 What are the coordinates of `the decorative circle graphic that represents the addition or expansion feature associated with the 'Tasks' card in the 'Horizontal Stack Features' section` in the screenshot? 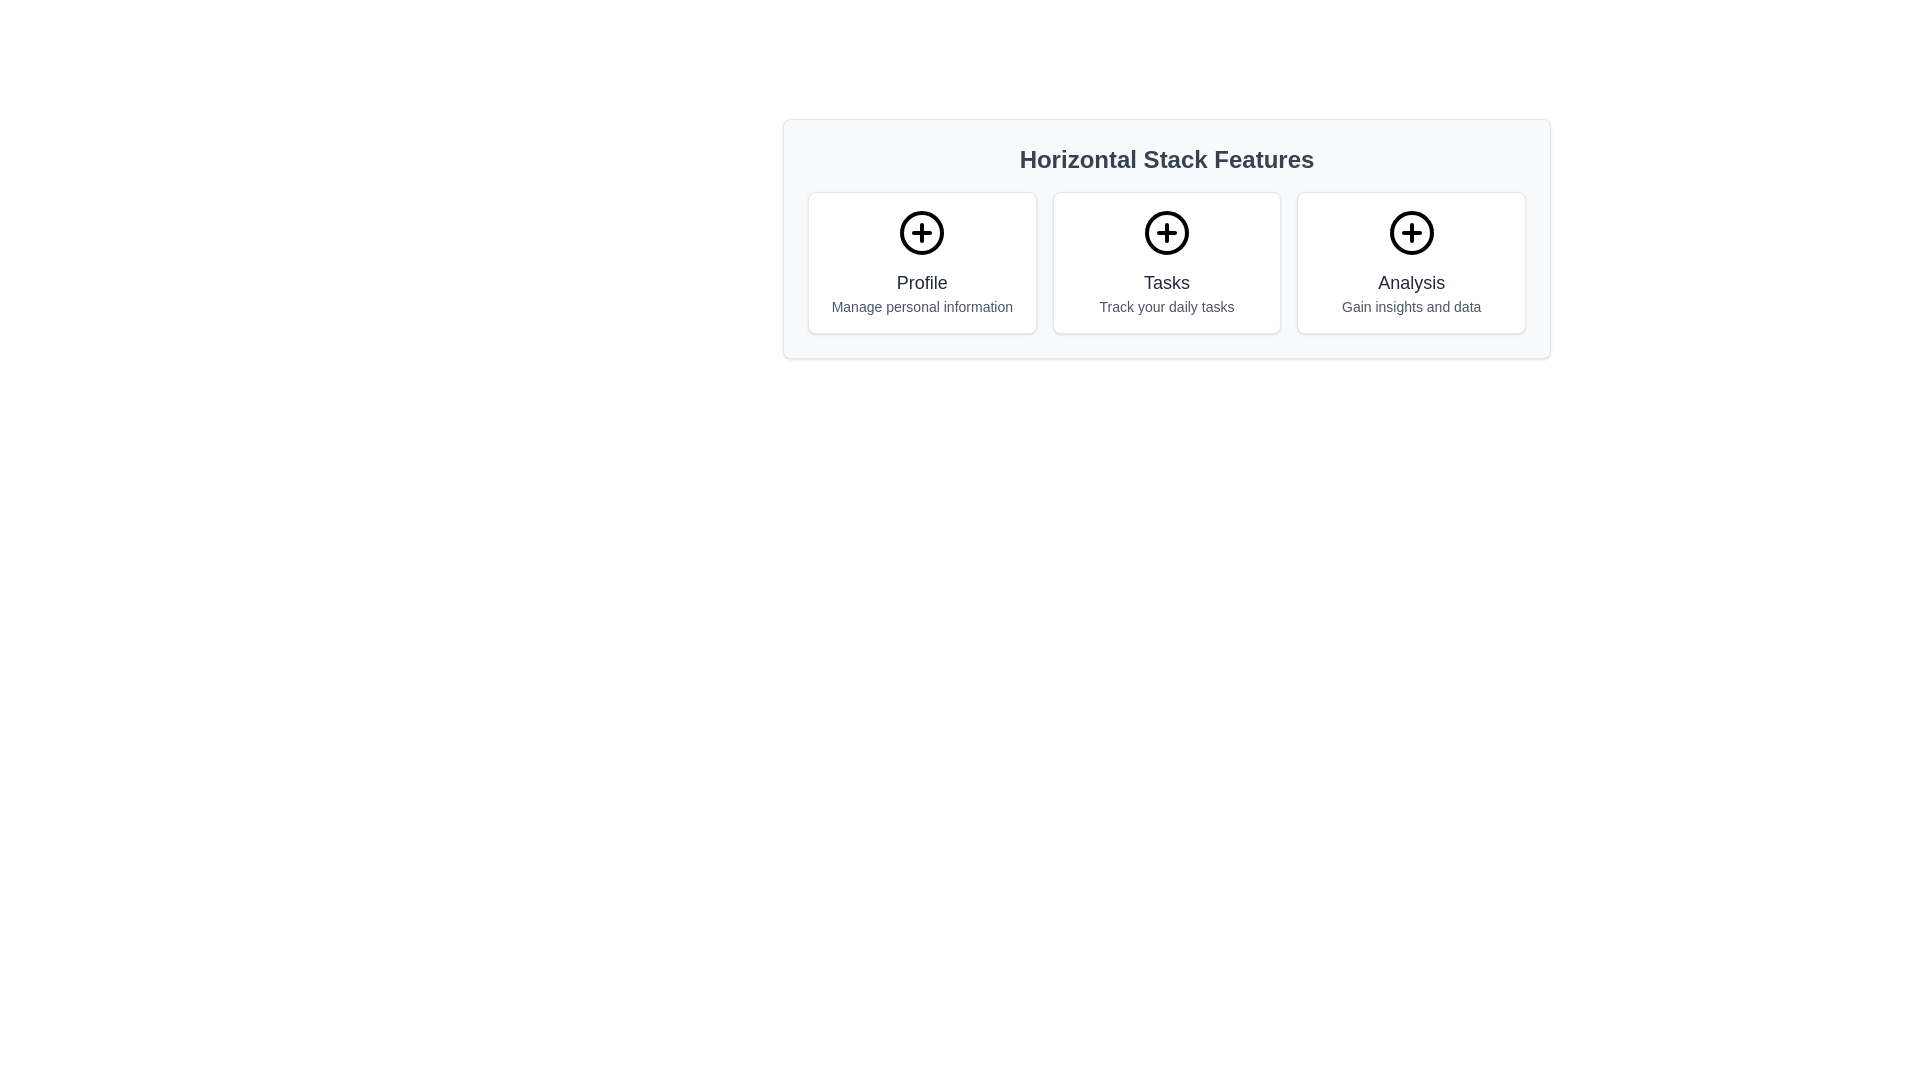 It's located at (1166, 231).